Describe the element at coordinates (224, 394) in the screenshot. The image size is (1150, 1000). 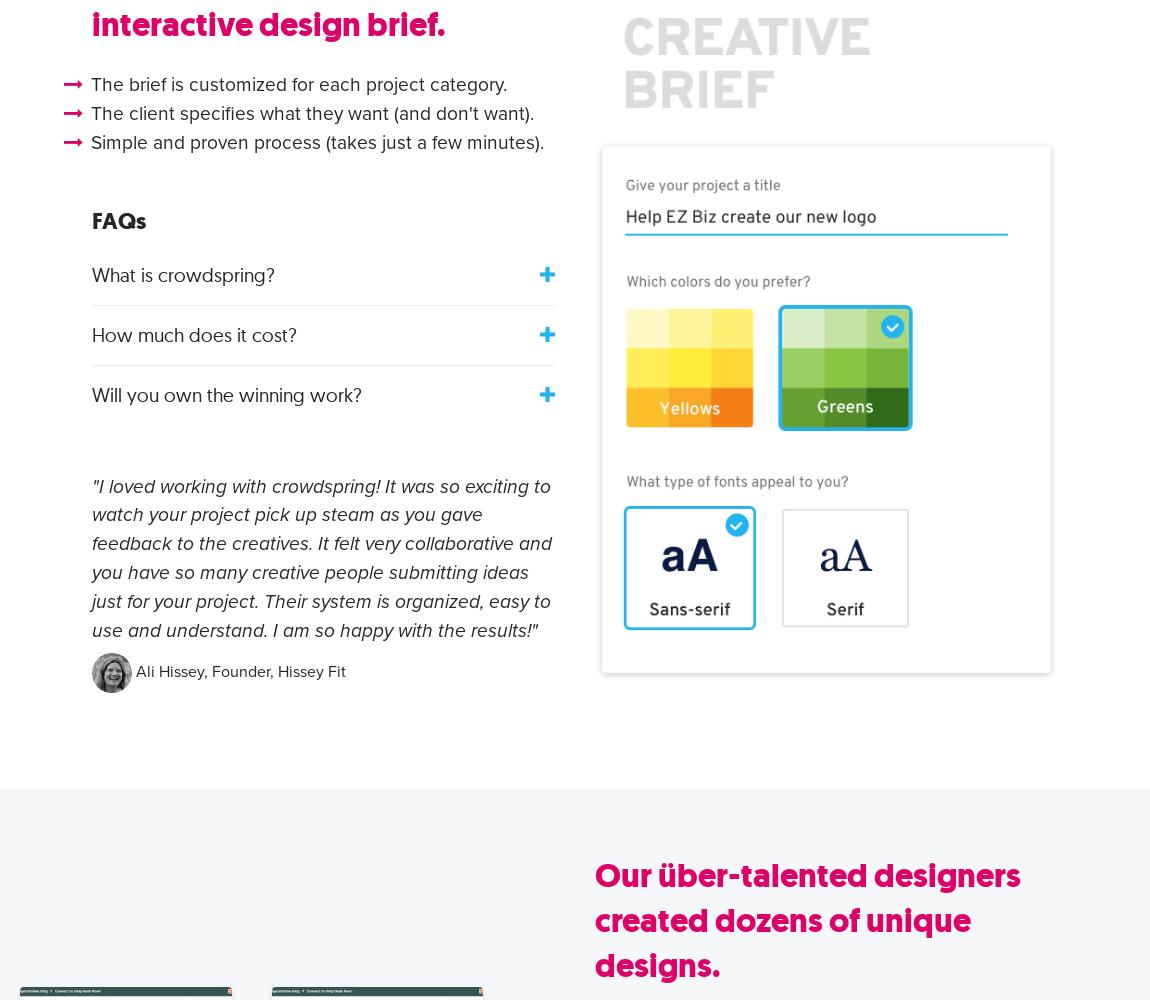
I see `'Will you own the winning work?'` at that location.